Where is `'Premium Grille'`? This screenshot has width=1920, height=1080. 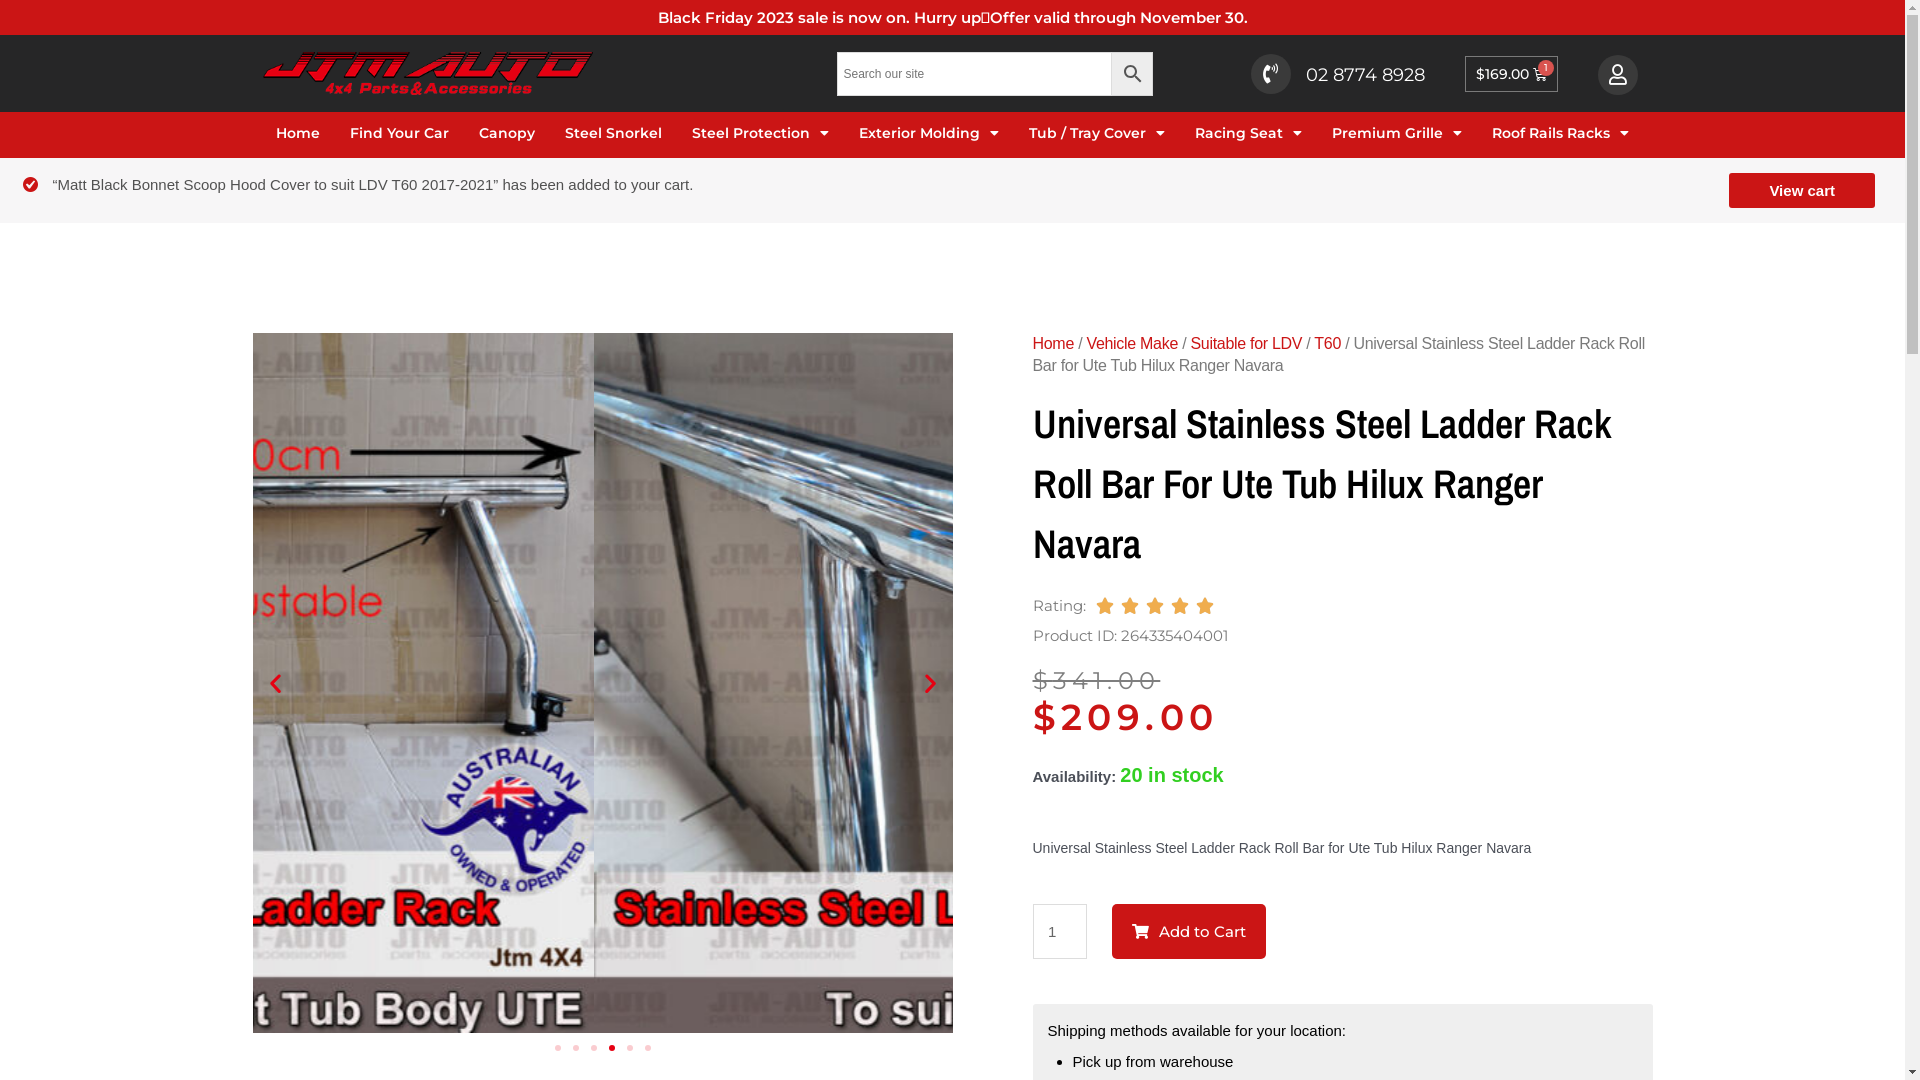 'Premium Grille' is located at coordinates (1395, 133).